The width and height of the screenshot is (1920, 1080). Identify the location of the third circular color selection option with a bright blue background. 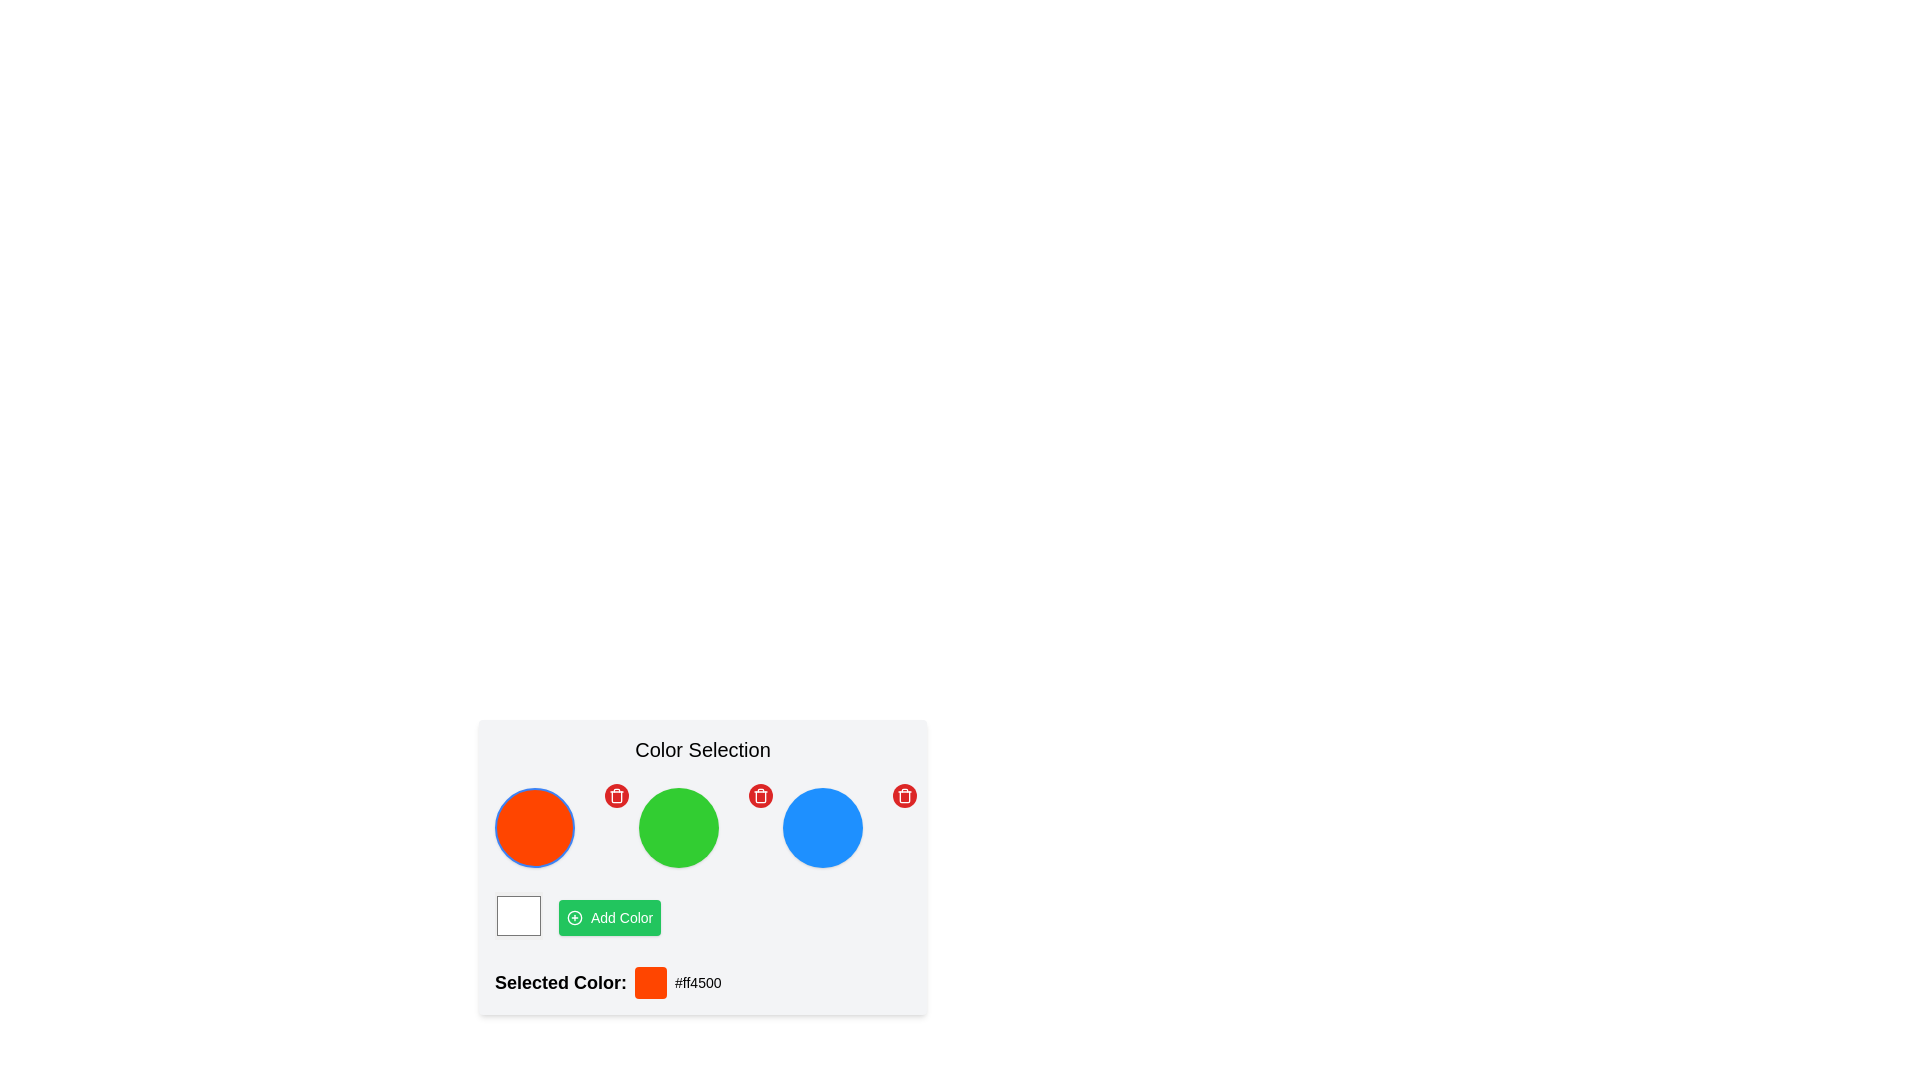
(846, 828).